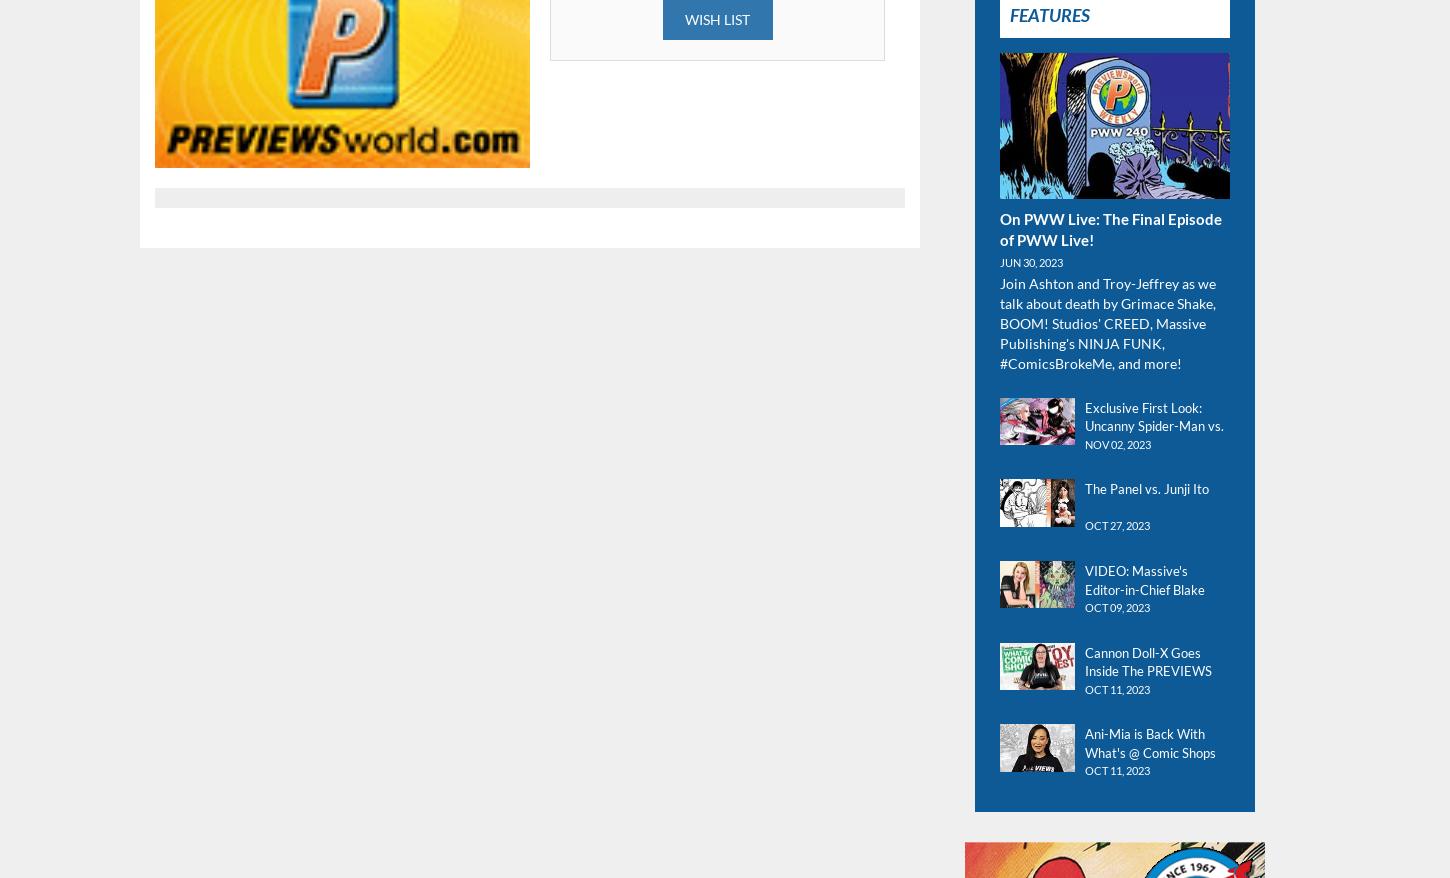 Image resolution: width=1450 pixels, height=878 pixels. What do you see at coordinates (1145, 488) in the screenshot?
I see `'The Panel vs. Junji  Ito'` at bounding box center [1145, 488].